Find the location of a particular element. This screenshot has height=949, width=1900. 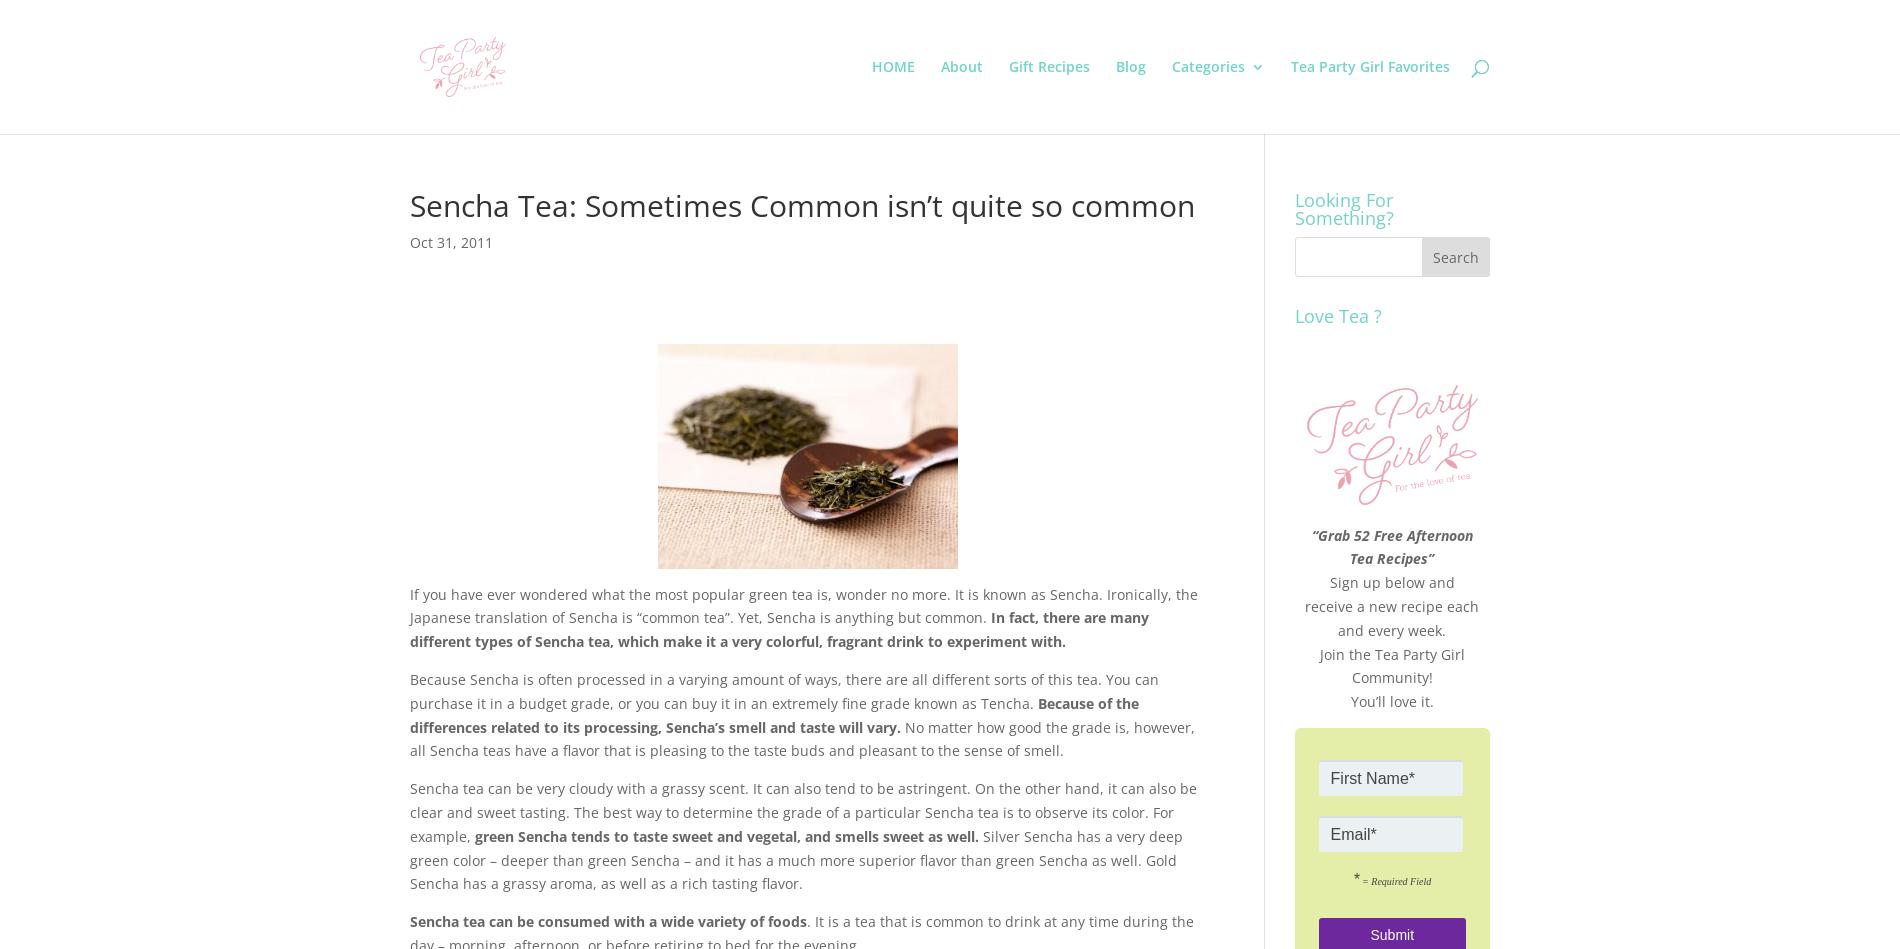

'Tea Recipes”' is located at coordinates (1390, 557).